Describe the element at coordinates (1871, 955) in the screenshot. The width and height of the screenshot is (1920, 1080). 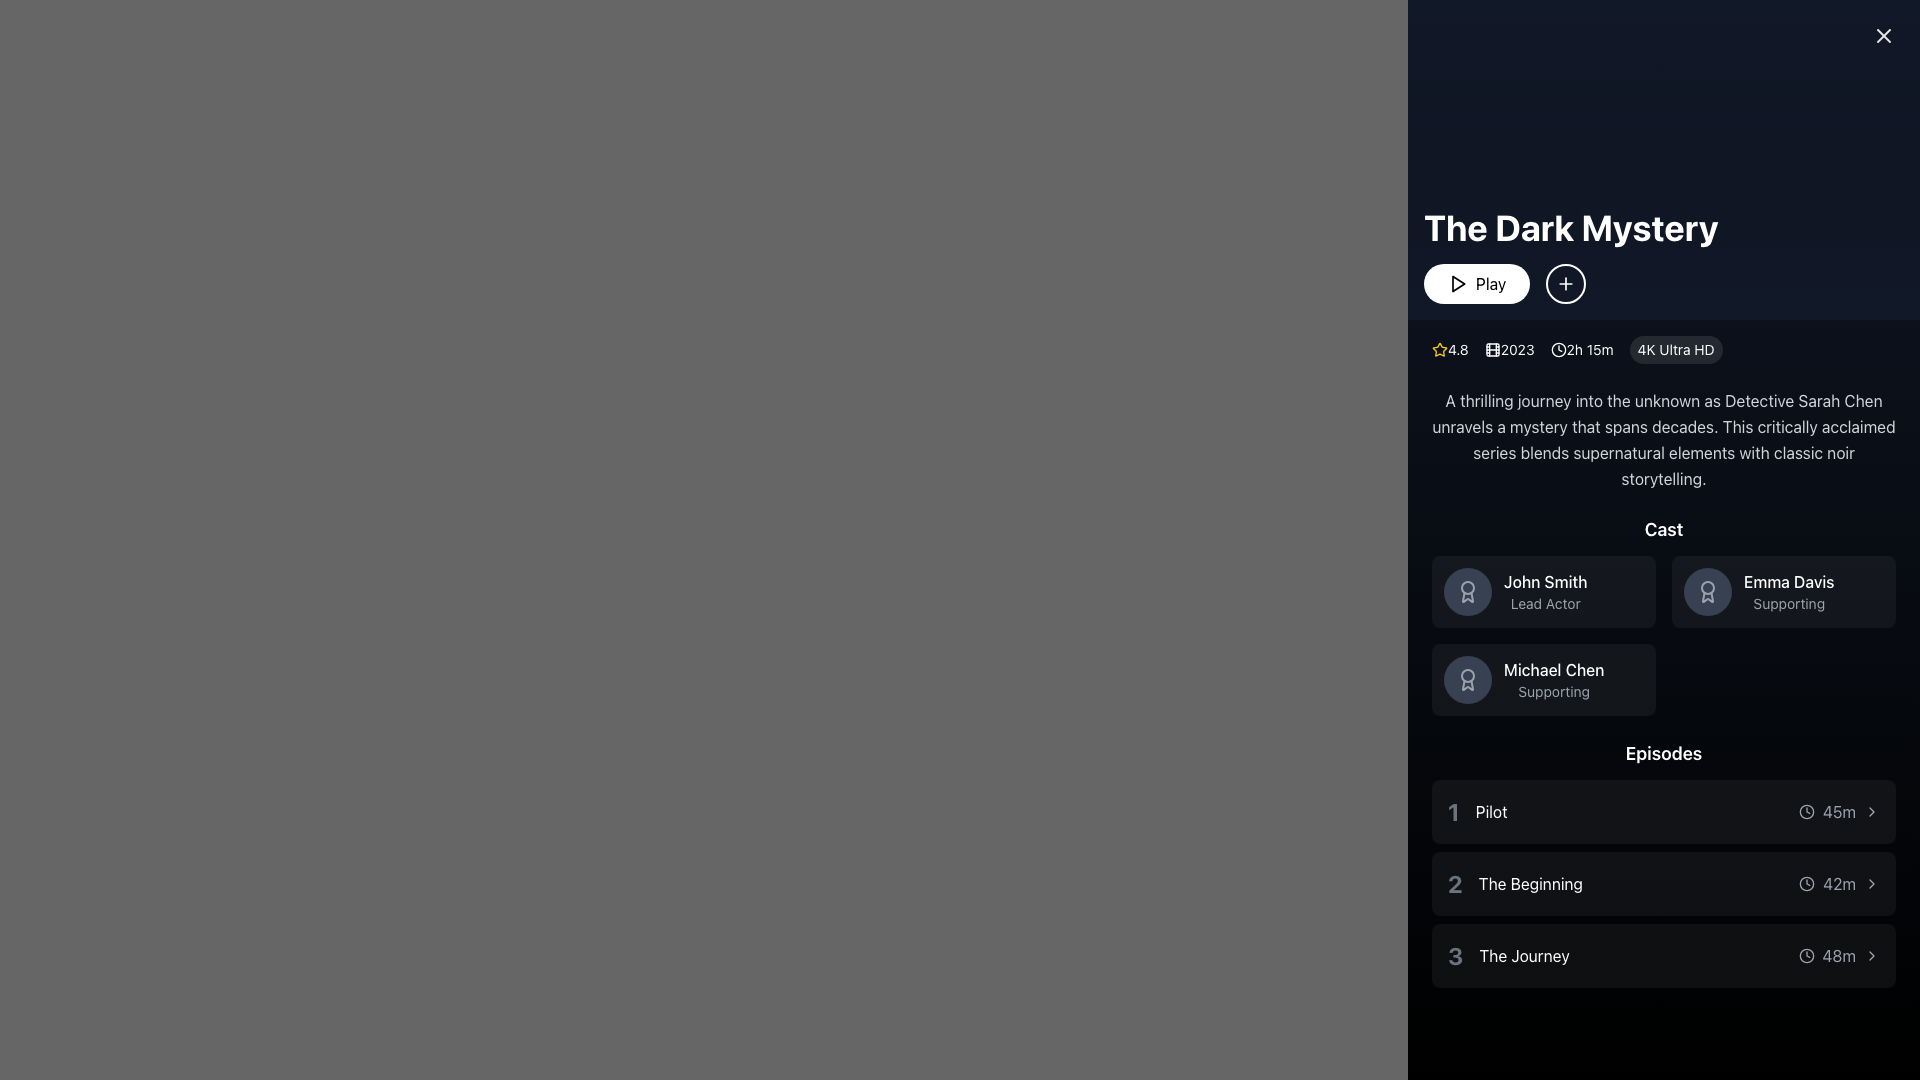
I see `the chevron navigation arrow icon located to the far right of the episode information row for 'The Journey'` at that location.